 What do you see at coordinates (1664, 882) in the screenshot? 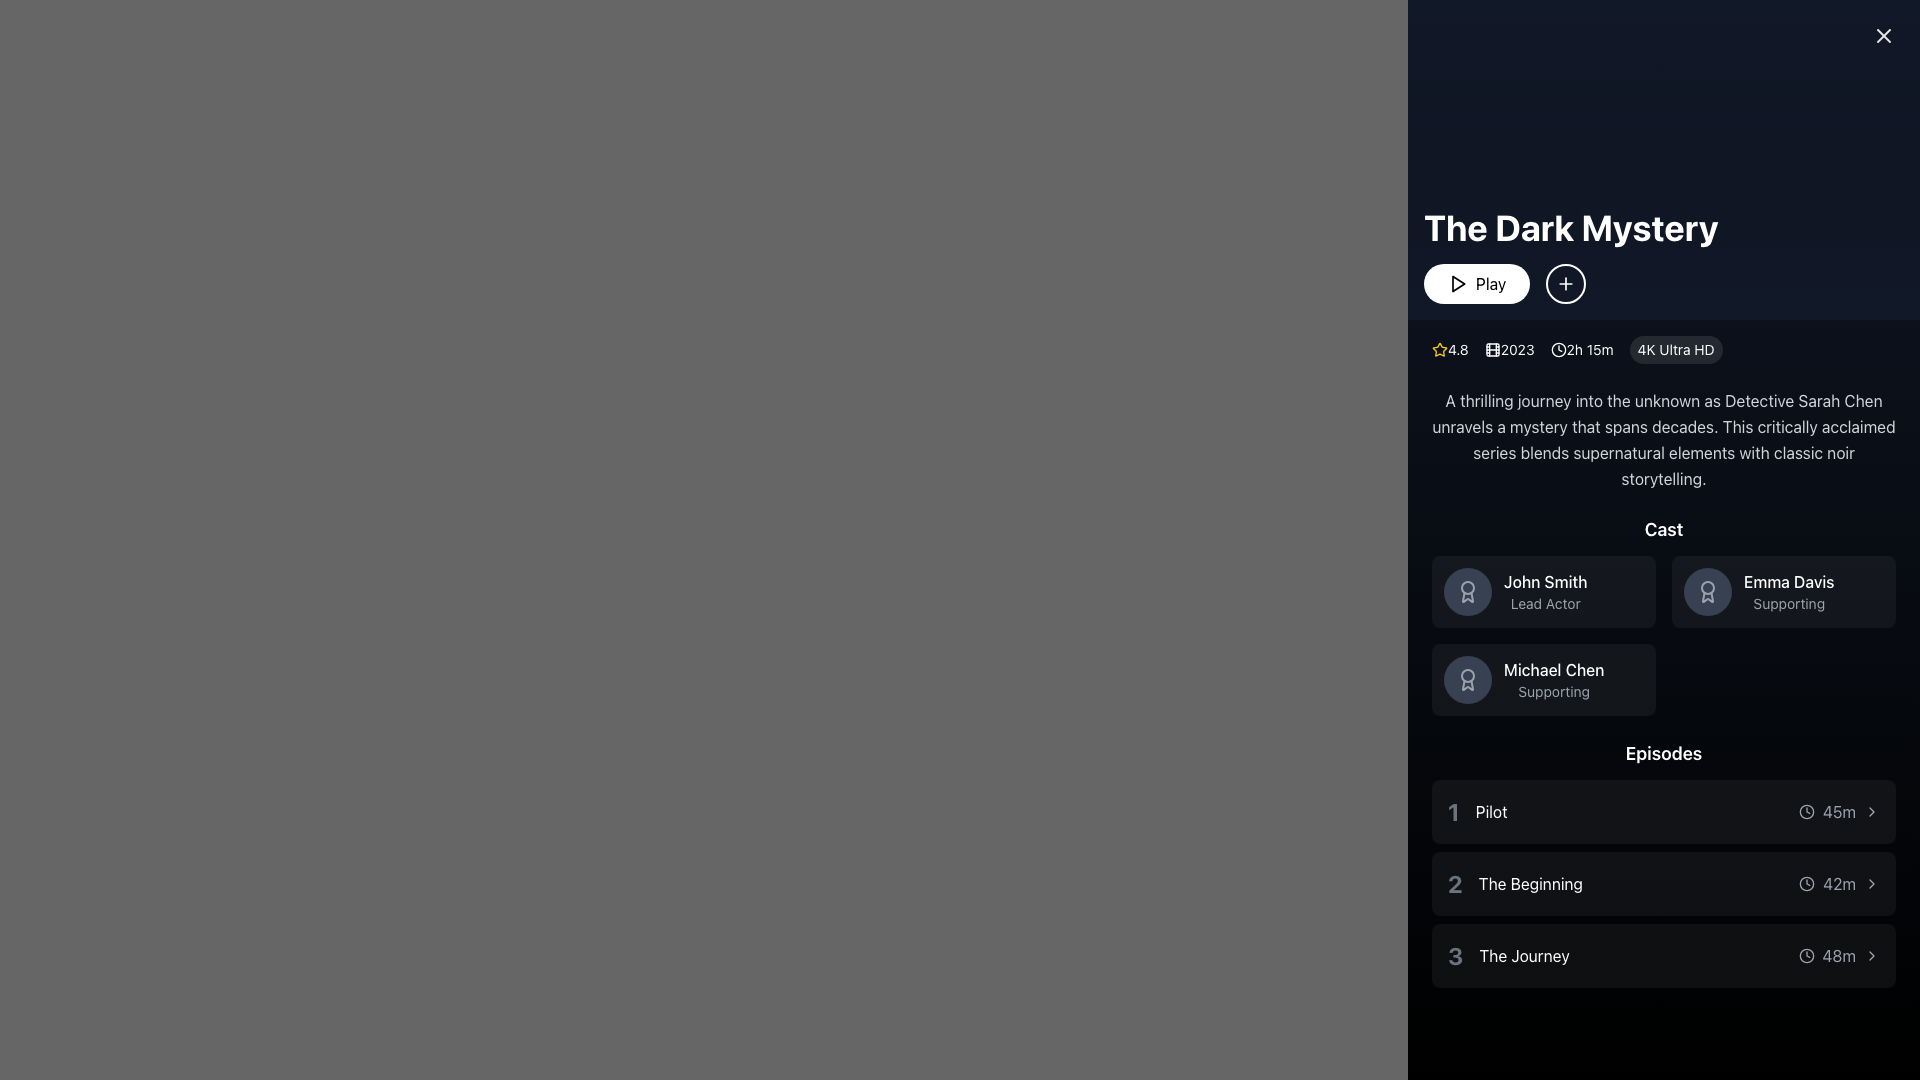
I see `the second list item representing an episode, which is located under the 'Episodes' section` at bounding box center [1664, 882].